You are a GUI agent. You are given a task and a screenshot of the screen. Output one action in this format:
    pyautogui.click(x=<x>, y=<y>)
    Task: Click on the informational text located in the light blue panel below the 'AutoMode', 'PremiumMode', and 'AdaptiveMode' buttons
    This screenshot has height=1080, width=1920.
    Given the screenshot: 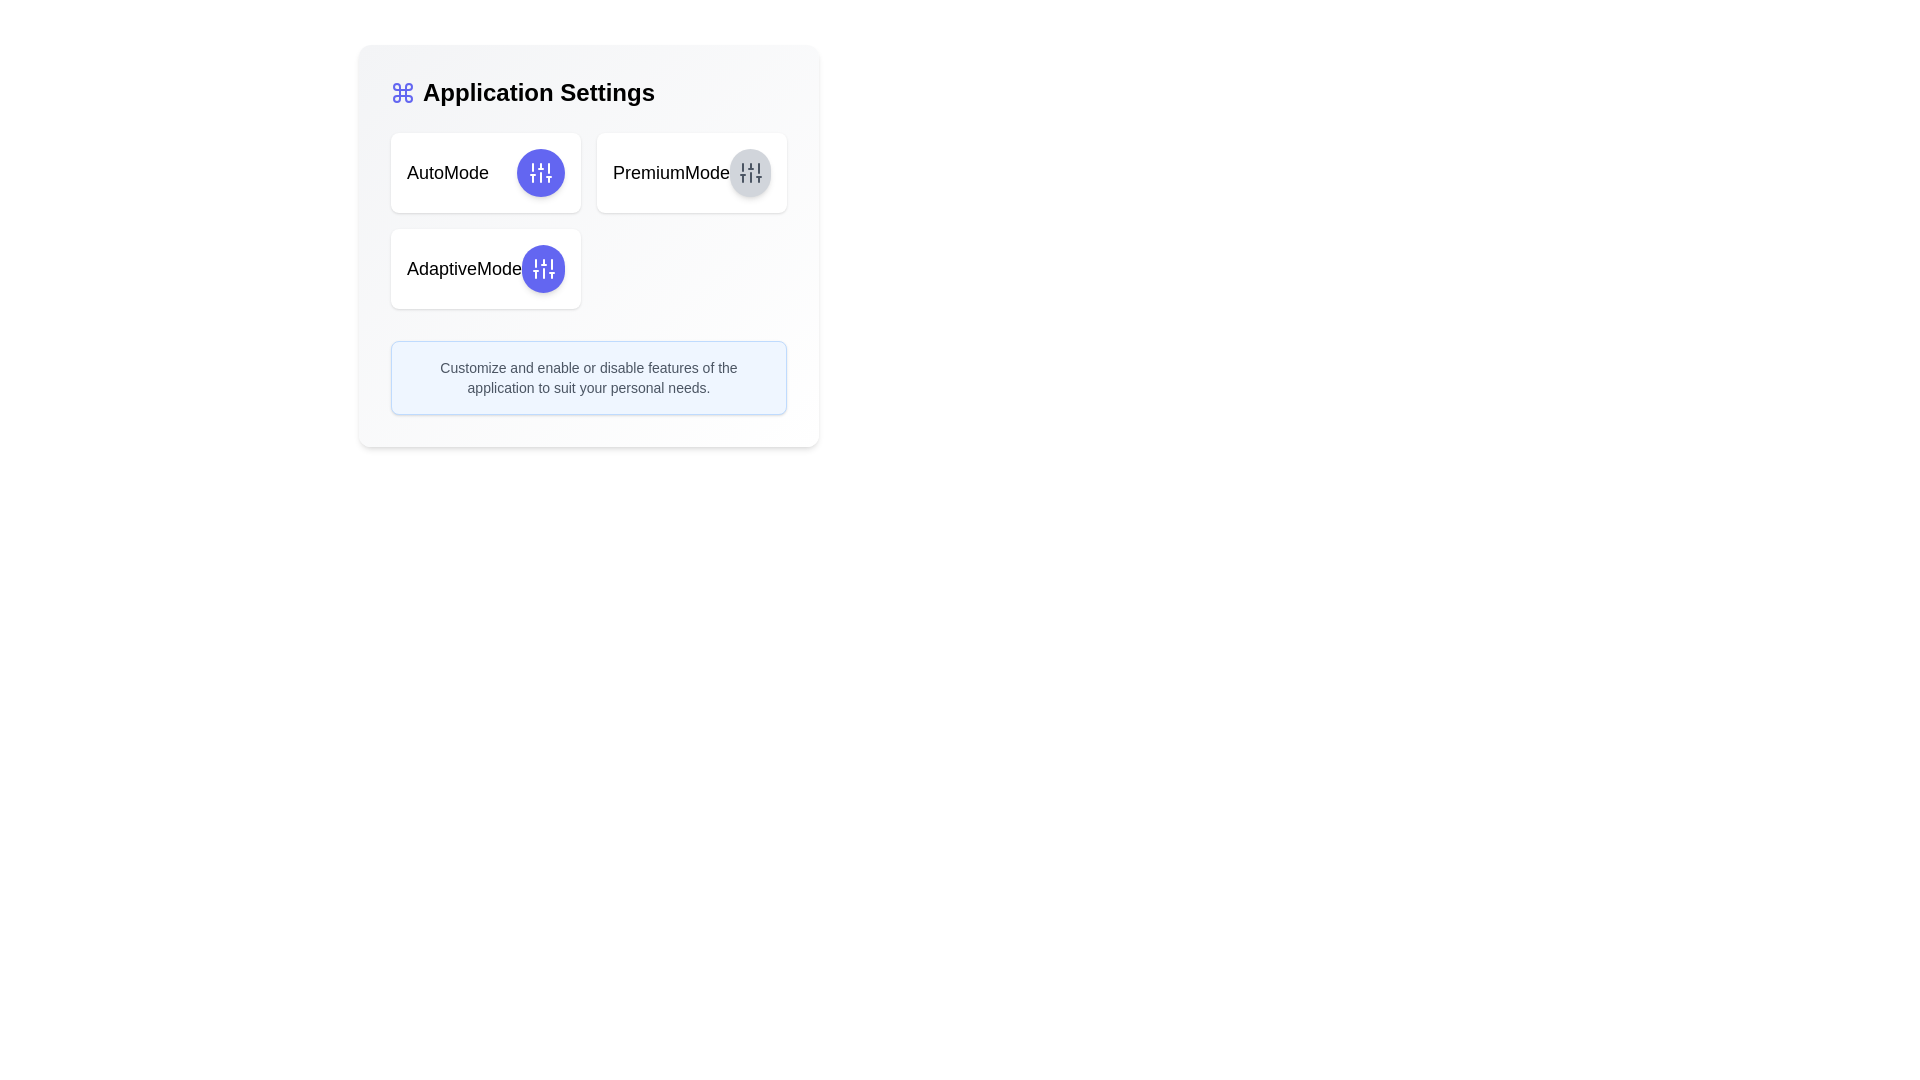 What is the action you would take?
    pyautogui.click(x=588, y=378)
    